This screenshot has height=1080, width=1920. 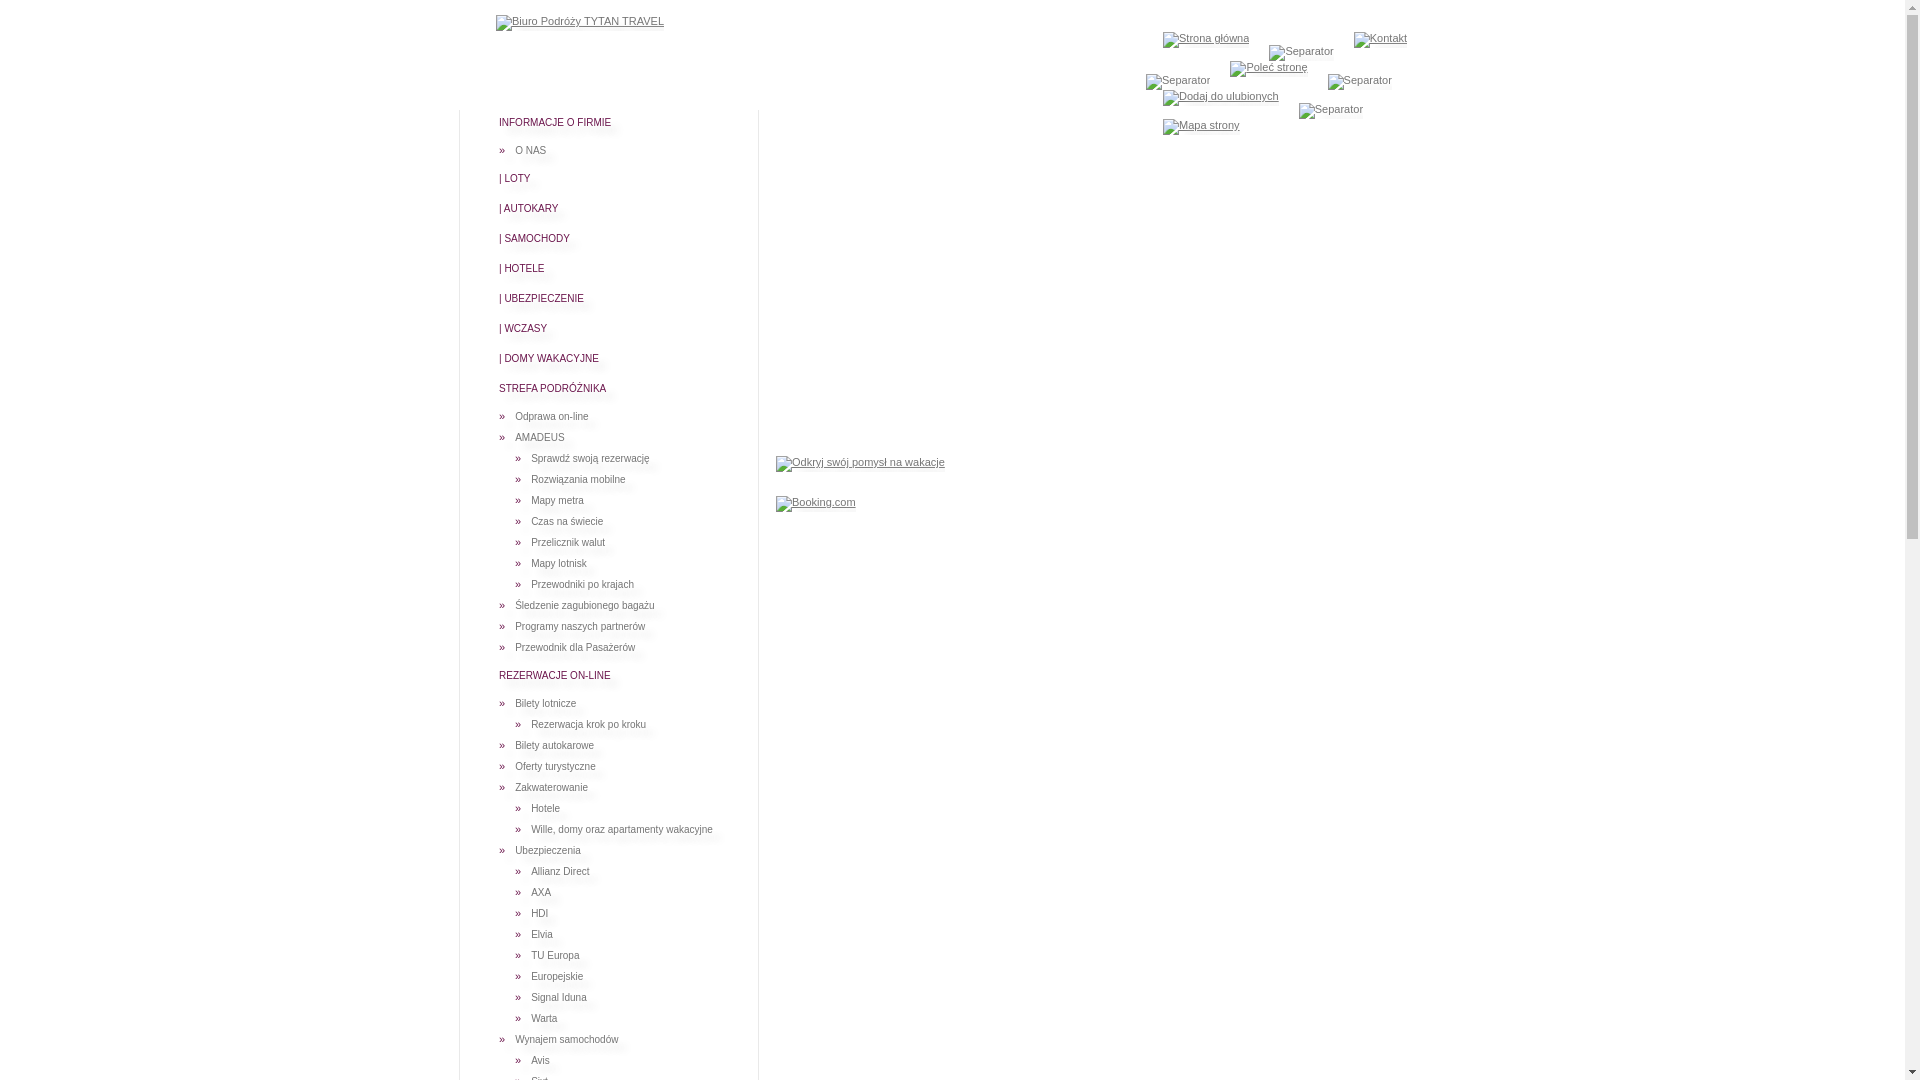 What do you see at coordinates (499, 298) in the screenshot?
I see `'| UBEZPIECZENIE'` at bounding box center [499, 298].